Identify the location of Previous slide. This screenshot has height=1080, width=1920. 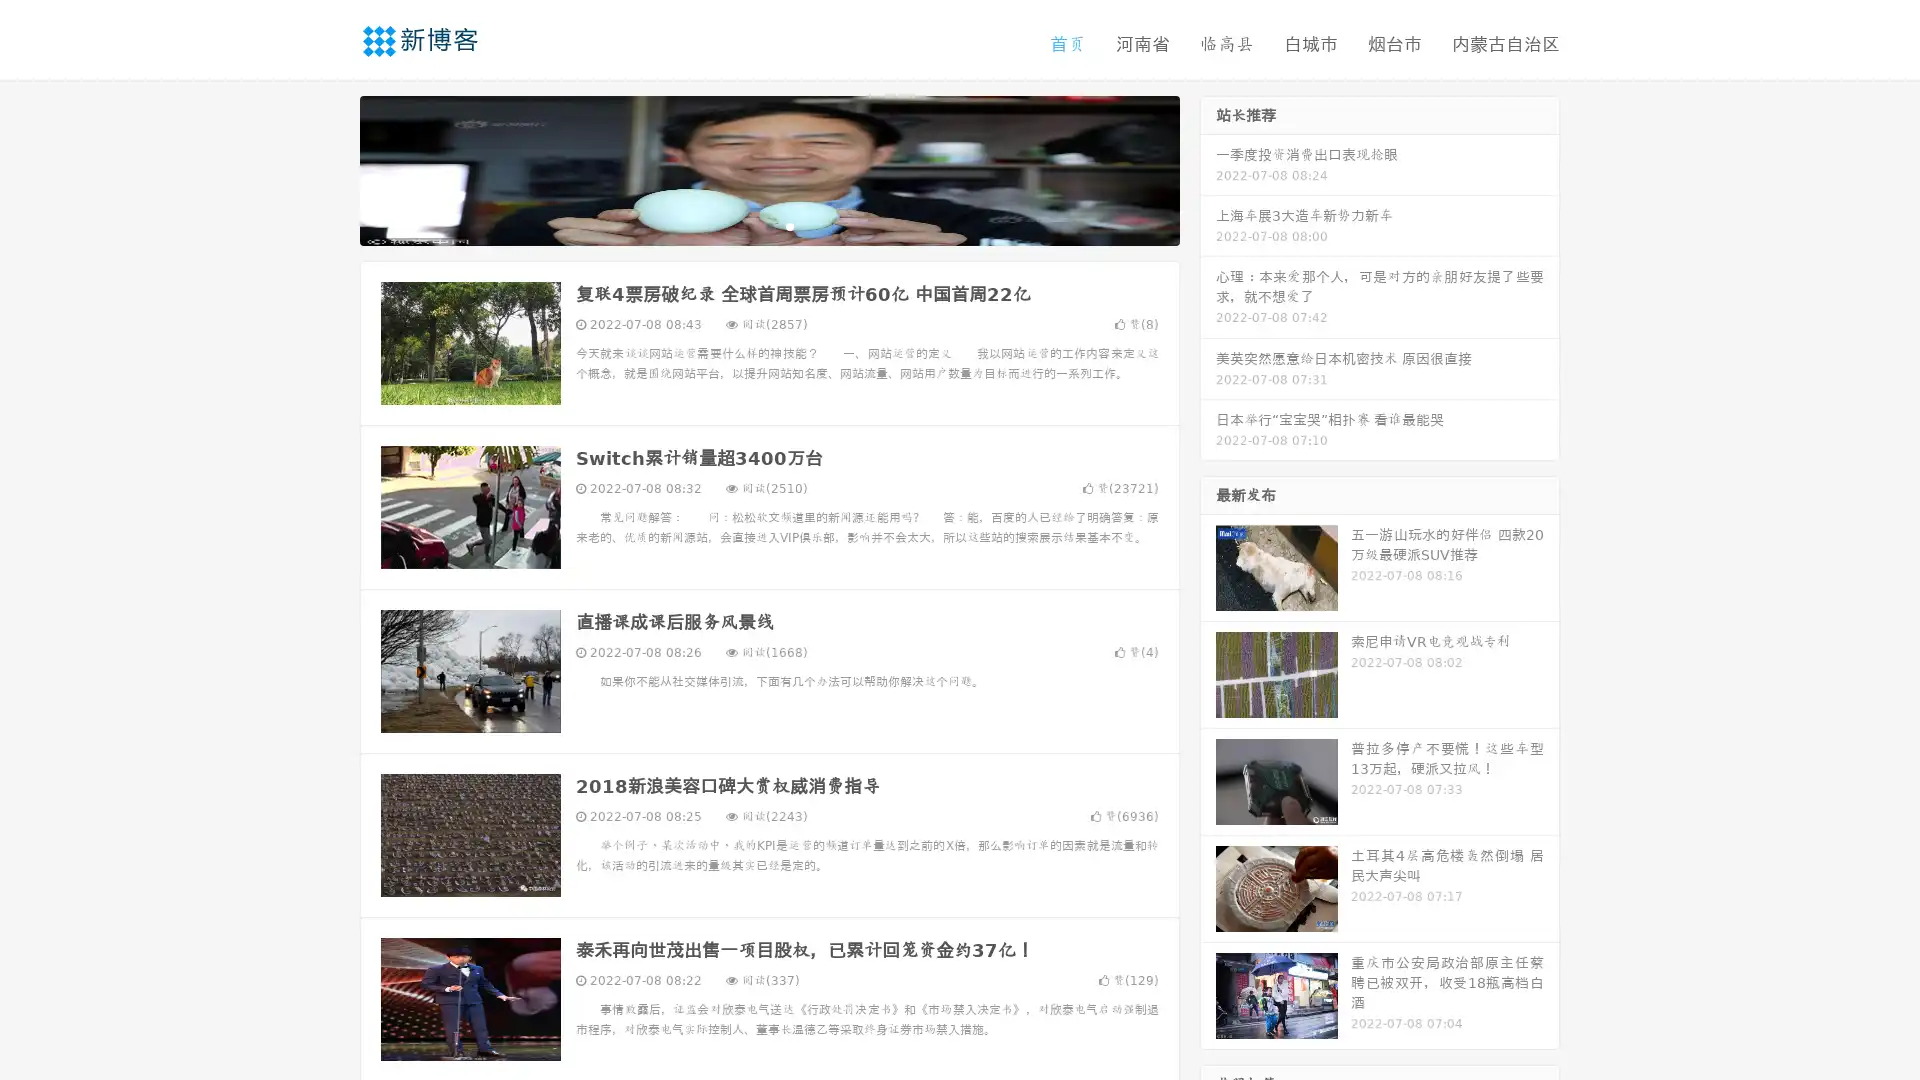
(330, 168).